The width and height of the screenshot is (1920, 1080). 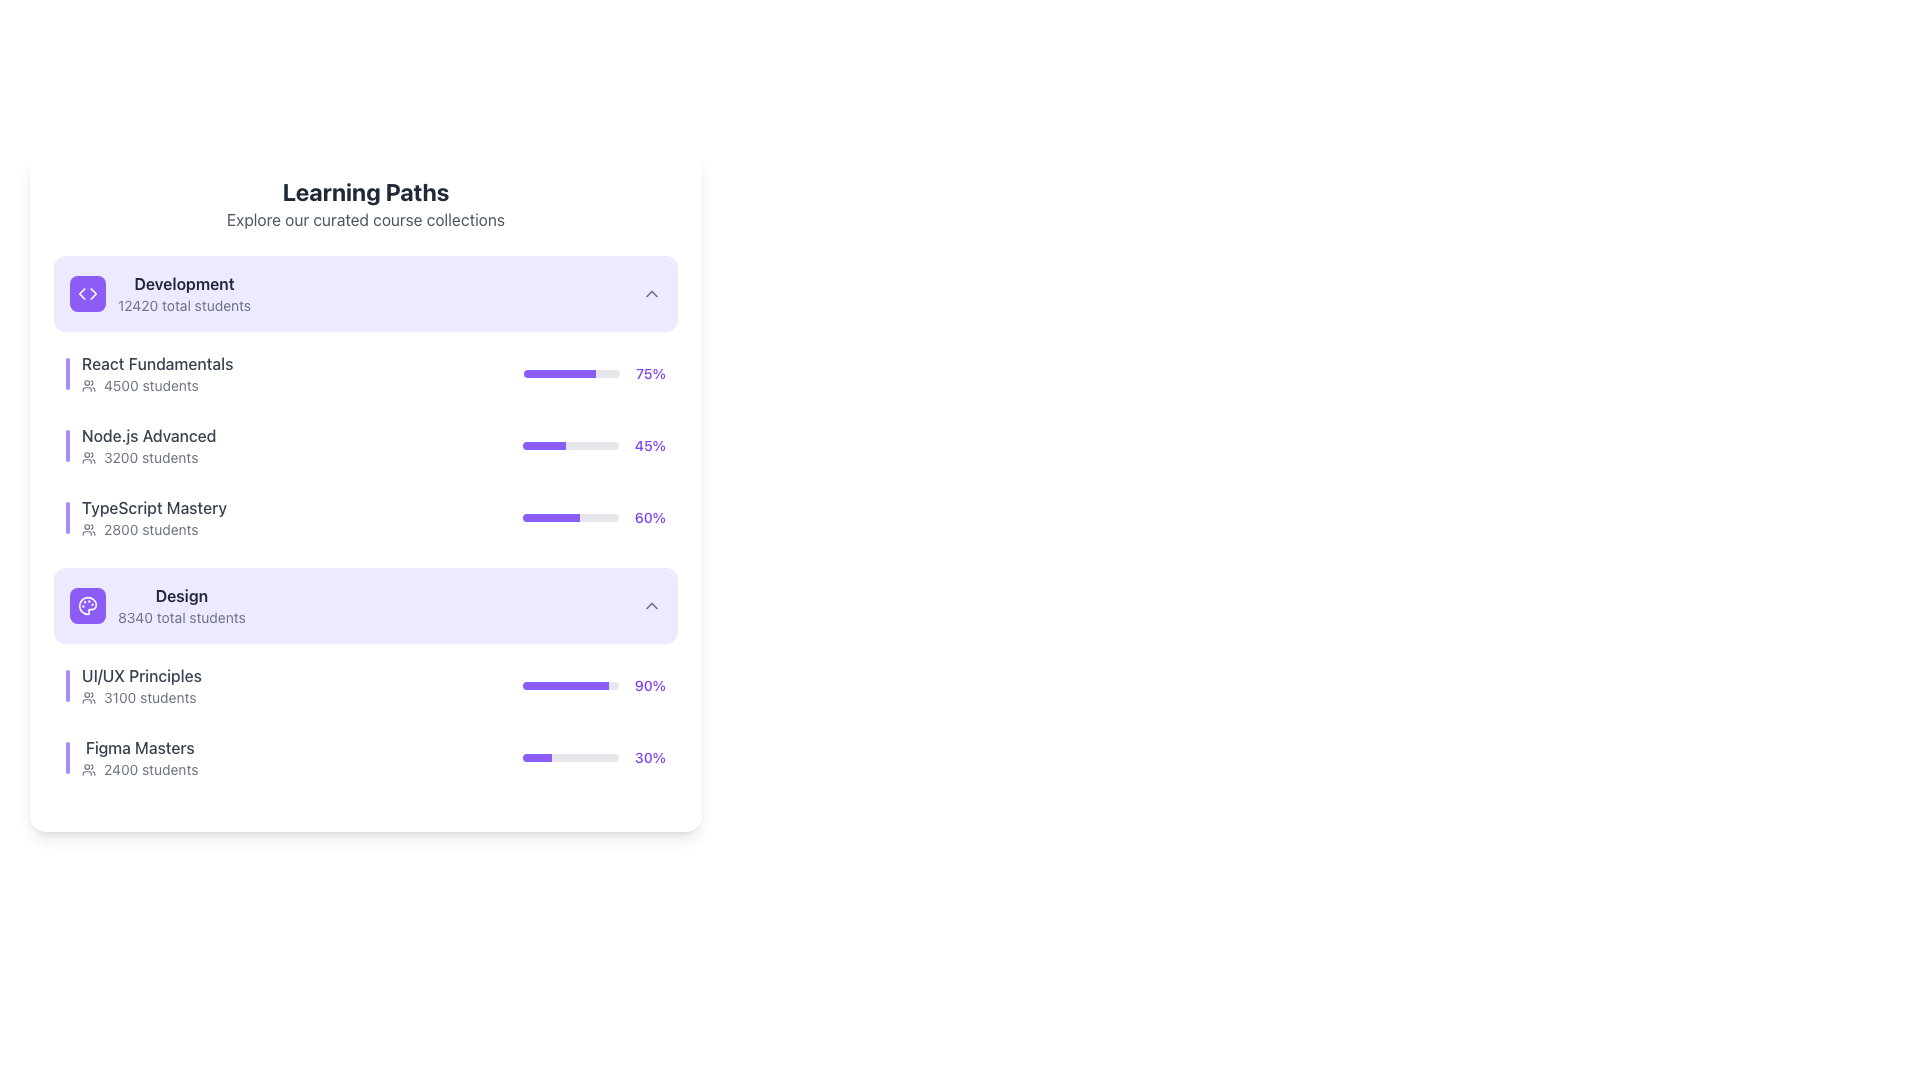 I want to click on the violet vertical decorative bar located to the far left of the 'React Fundamentals' course entry, which has rounded ends and shares horizontal alignment with the course title and icon, so click(x=67, y=374).